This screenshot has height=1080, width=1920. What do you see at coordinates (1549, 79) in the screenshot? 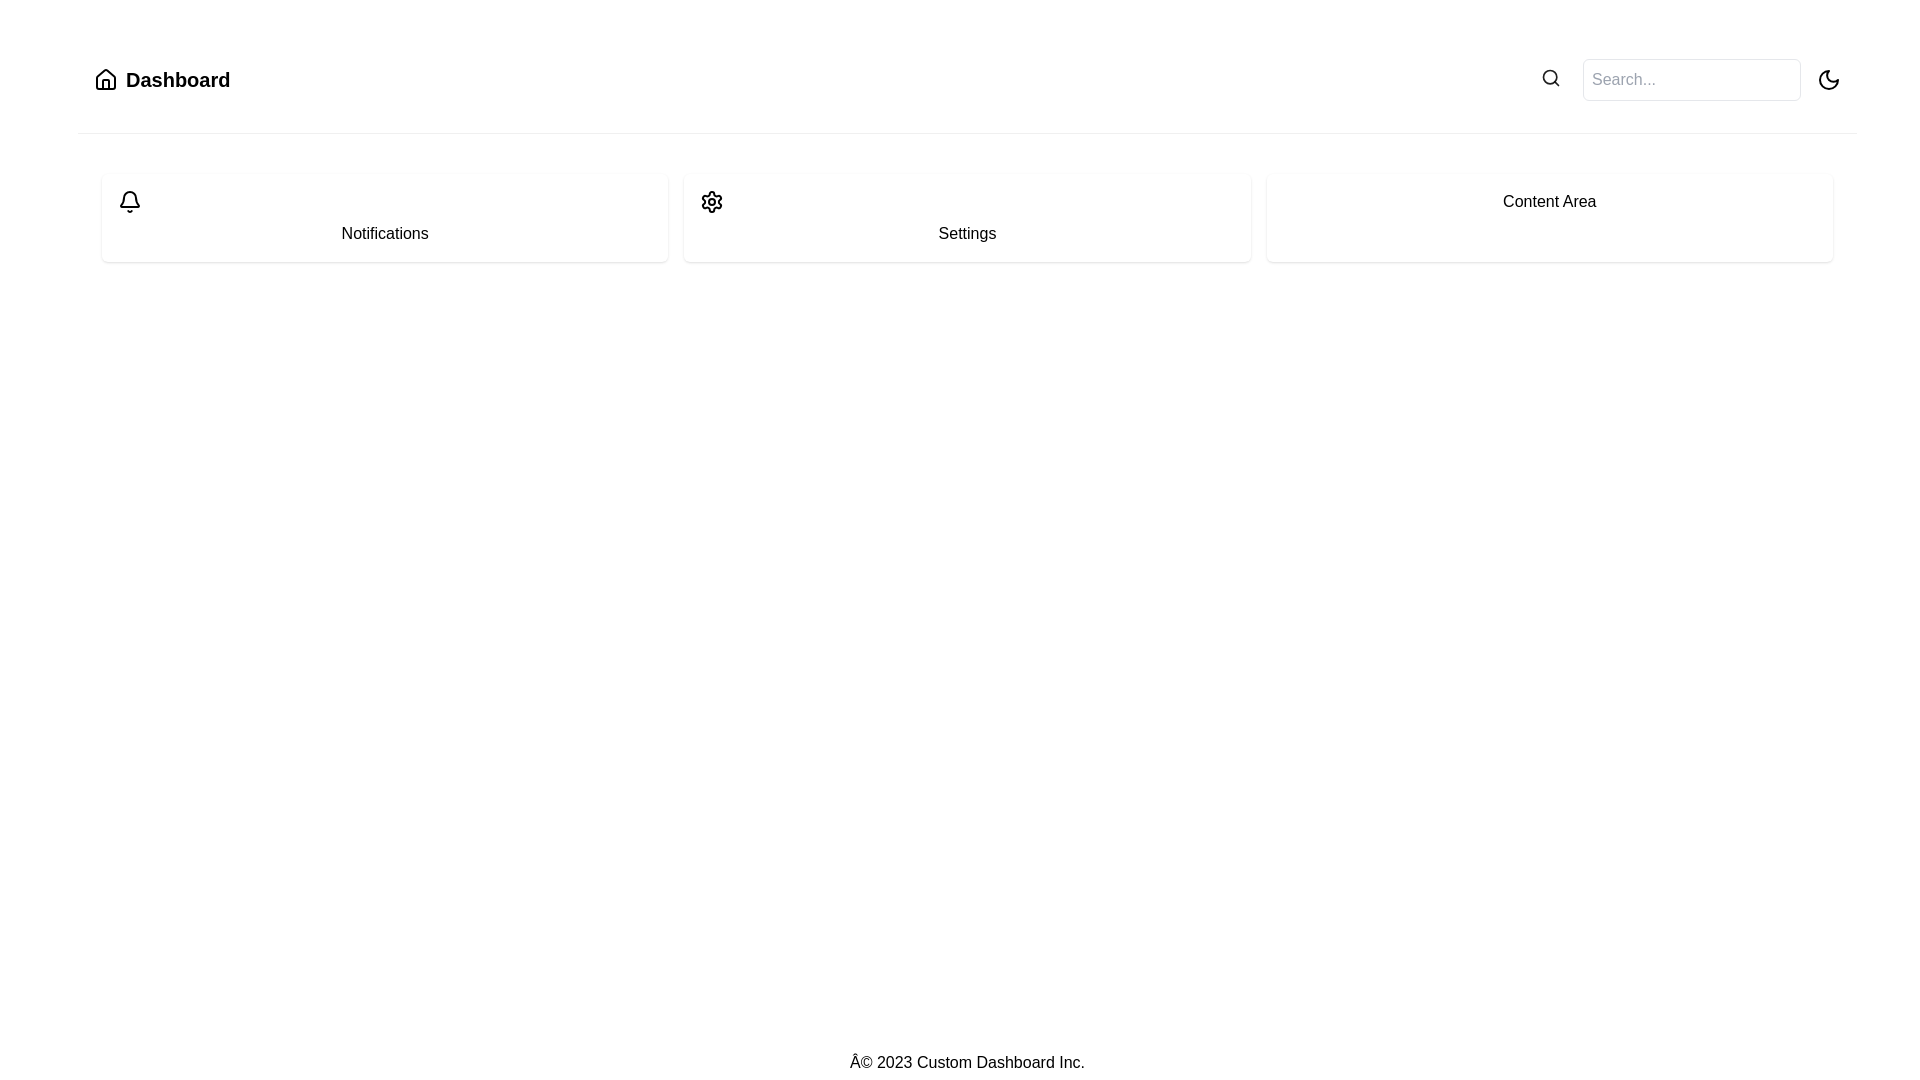
I see `the round search button with a magnifying glass icon located near the top-right corner of the layout` at bounding box center [1549, 79].